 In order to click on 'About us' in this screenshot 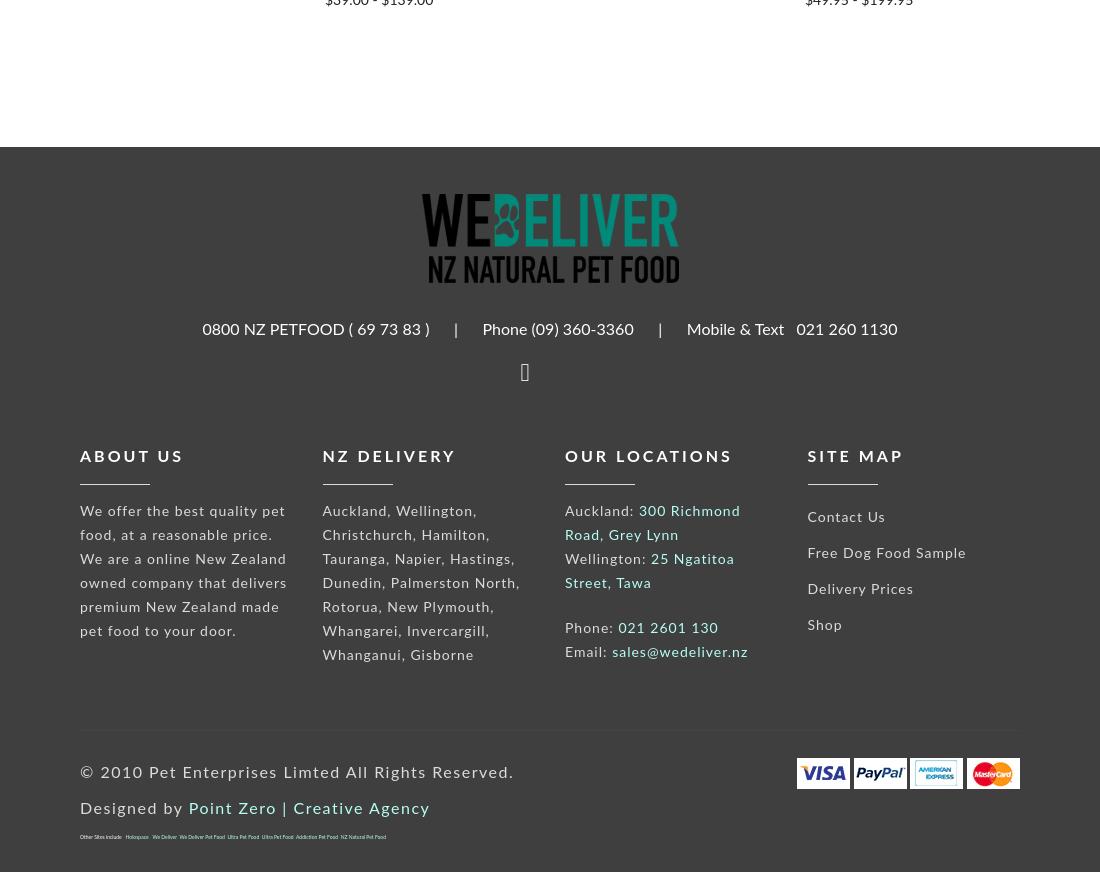, I will do `click(132, 456)`.